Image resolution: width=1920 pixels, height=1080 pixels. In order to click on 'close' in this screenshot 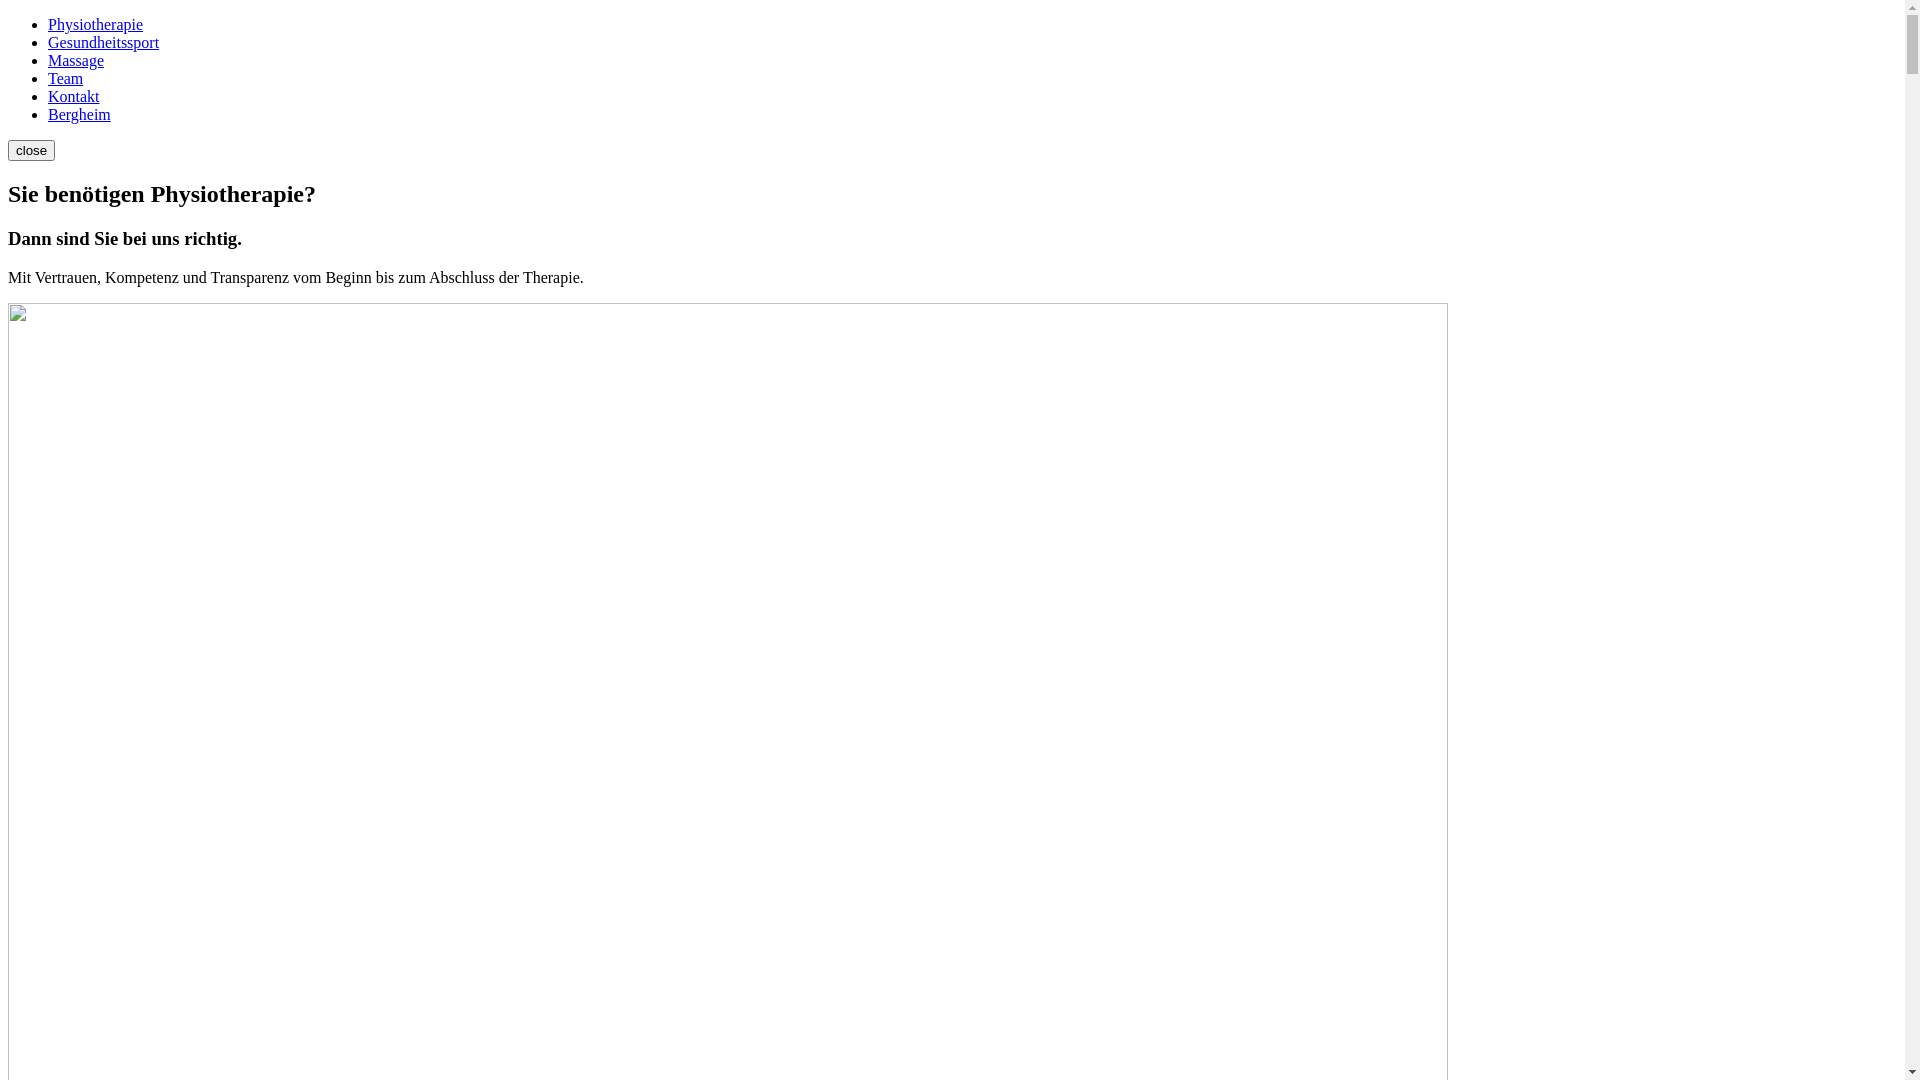, I will do `click(31, 149)`.